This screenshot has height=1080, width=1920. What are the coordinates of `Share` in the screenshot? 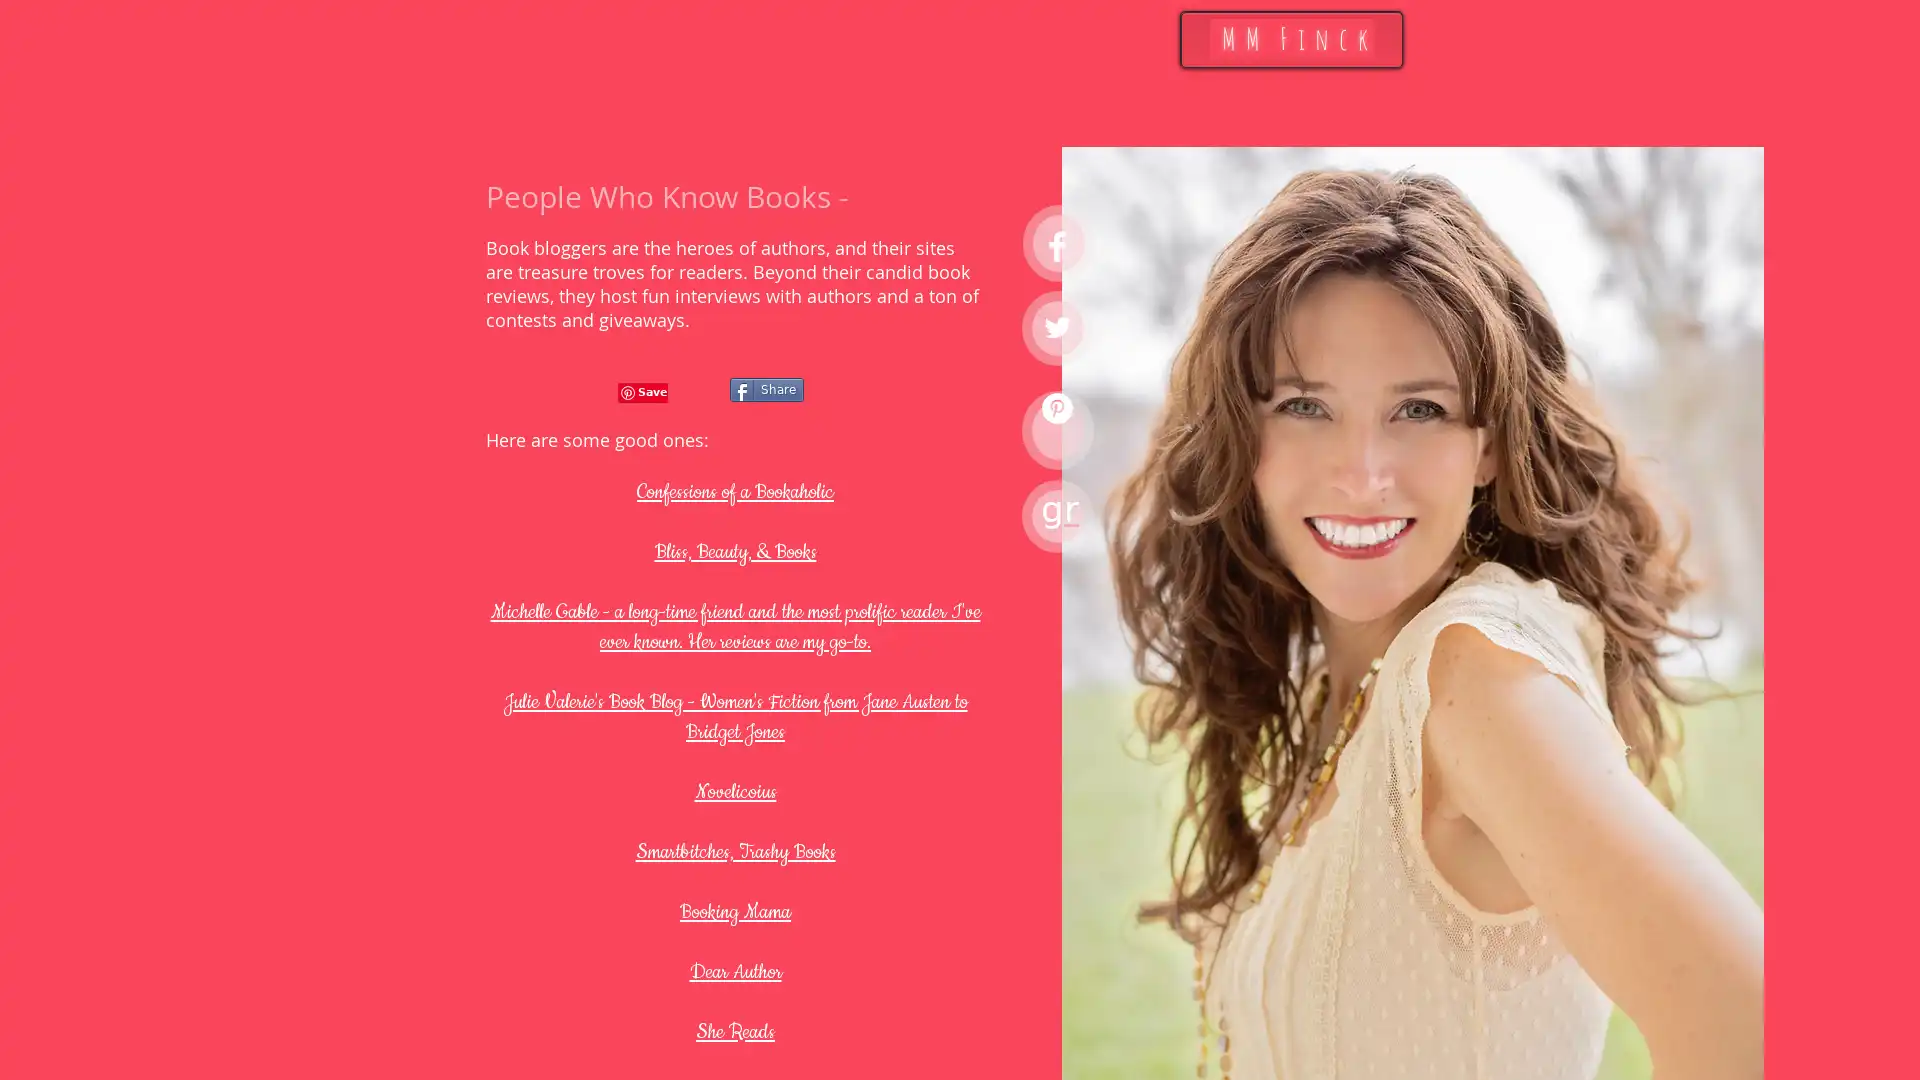 It's located at (766, 389).